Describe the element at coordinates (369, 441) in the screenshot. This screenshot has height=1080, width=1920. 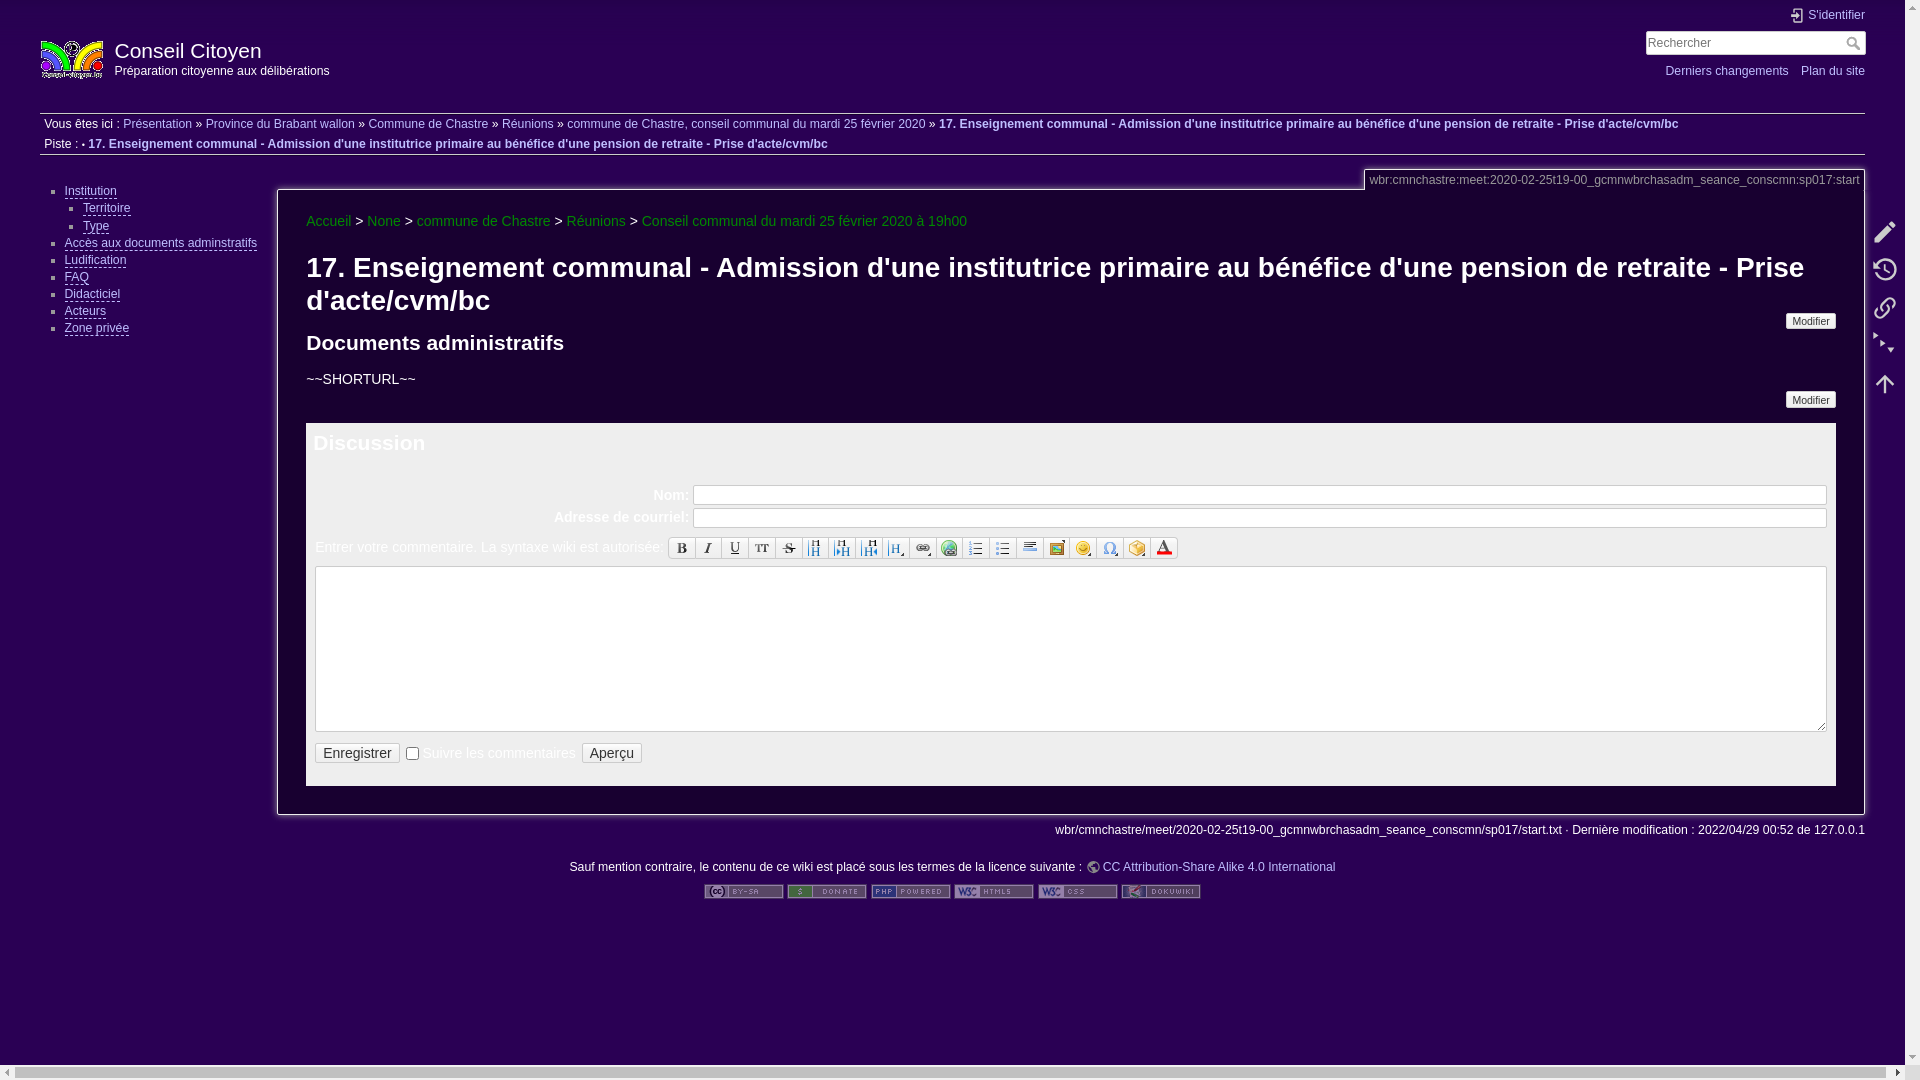
I see `'Discussion'` at that location.